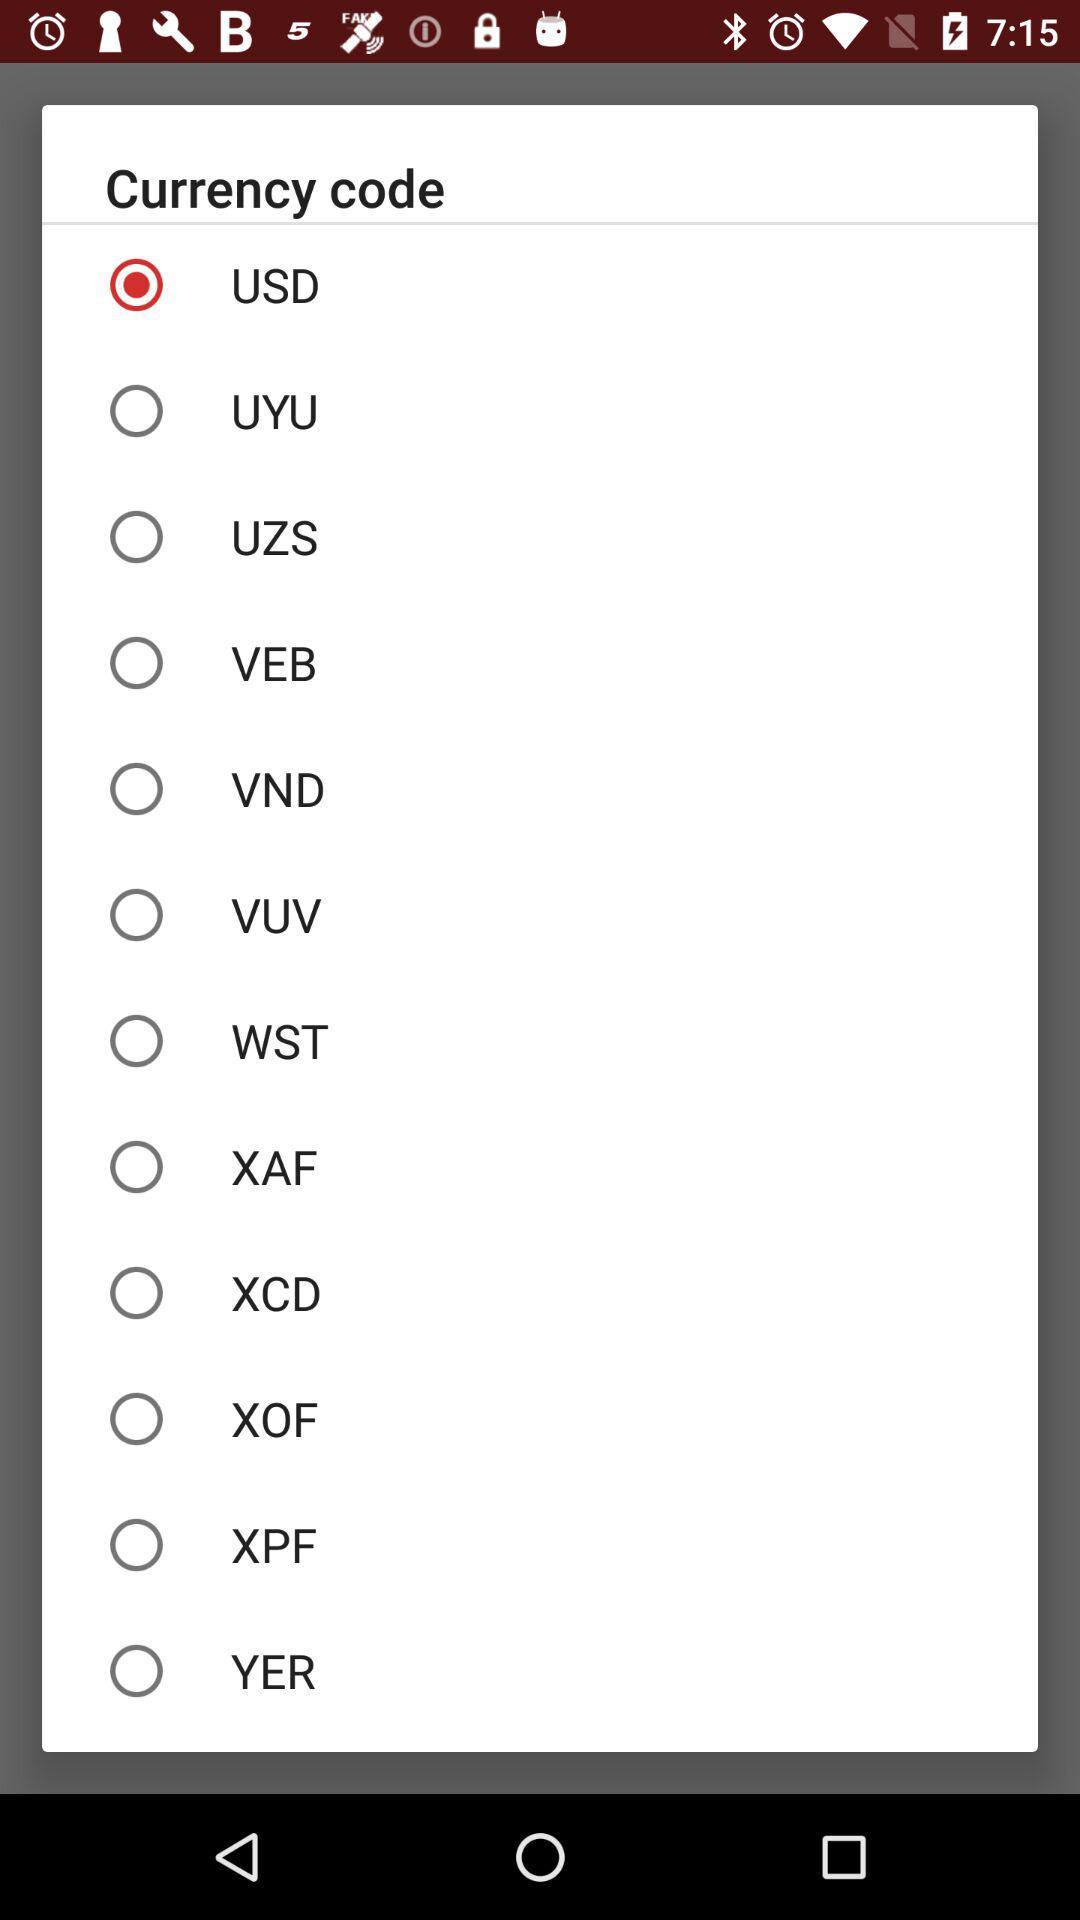  Describe the element at coordinates (540, 1741) in the screenshot. I see `item below yer item` at that location.